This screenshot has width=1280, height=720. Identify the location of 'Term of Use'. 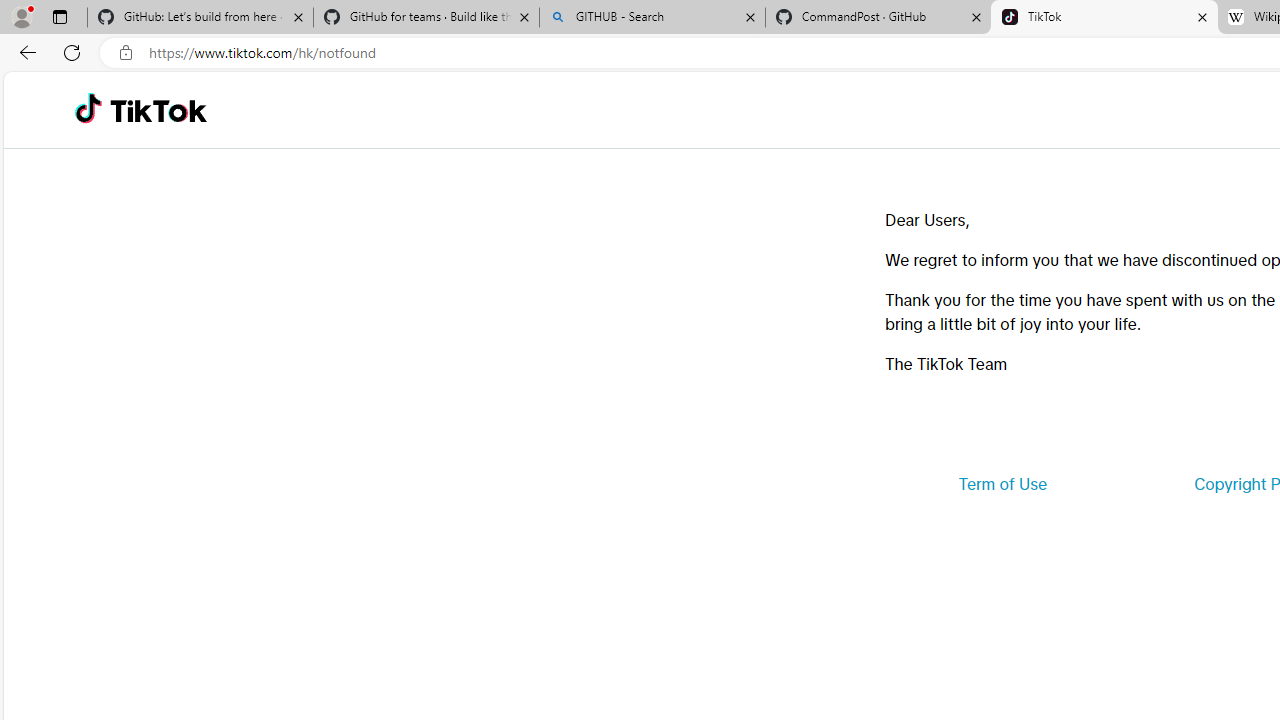
(1002, 484).